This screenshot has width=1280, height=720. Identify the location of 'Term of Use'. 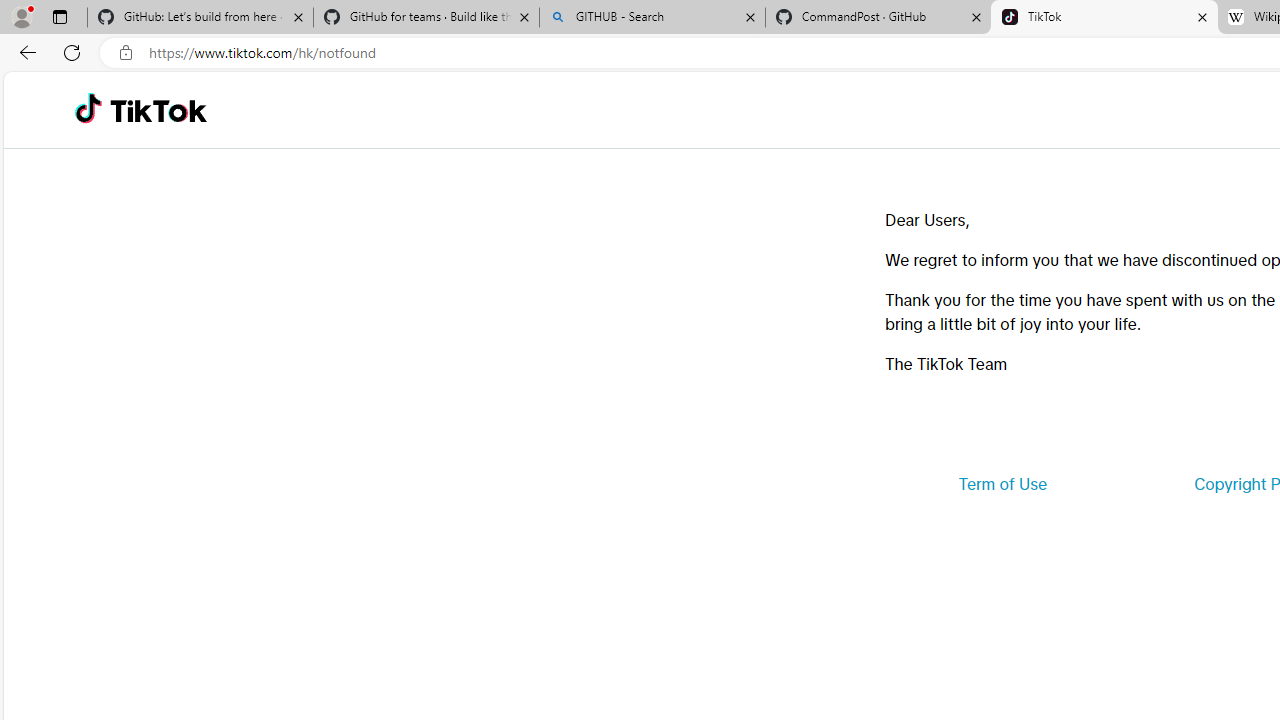
(1002, 484).